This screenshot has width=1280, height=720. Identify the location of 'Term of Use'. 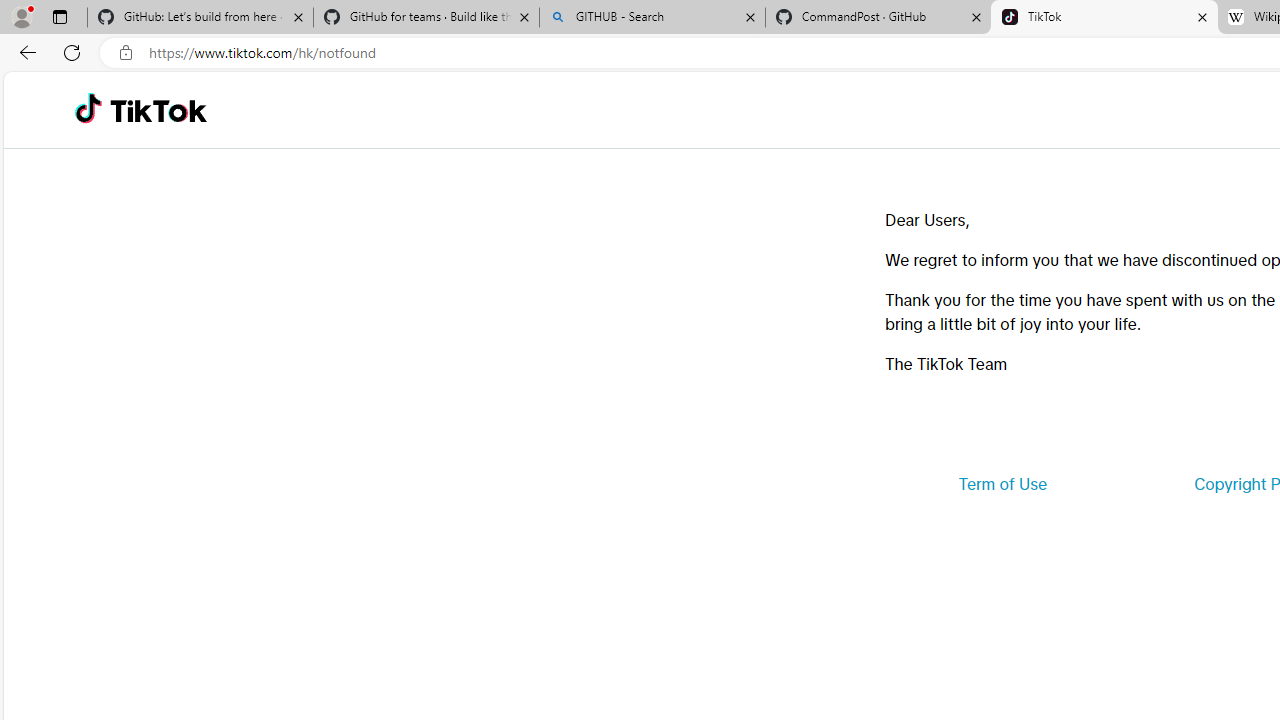
(1002, 484).